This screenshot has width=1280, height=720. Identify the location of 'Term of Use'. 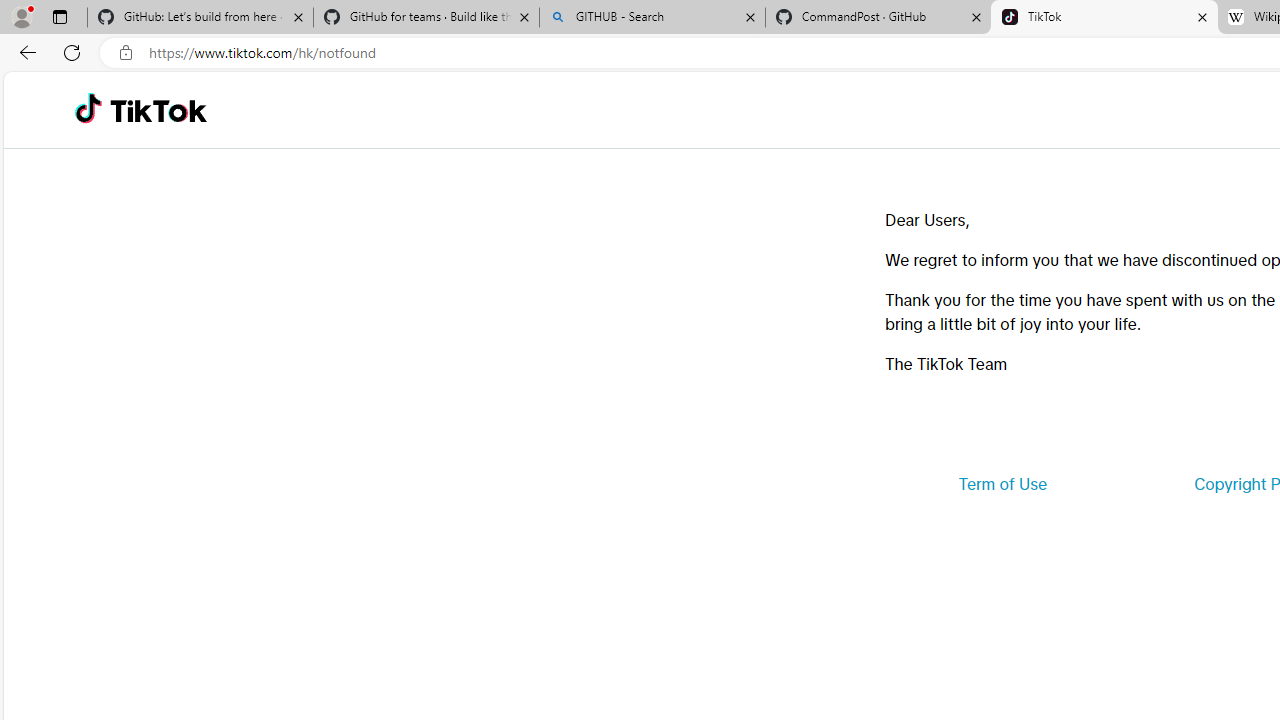
(1002, 484).